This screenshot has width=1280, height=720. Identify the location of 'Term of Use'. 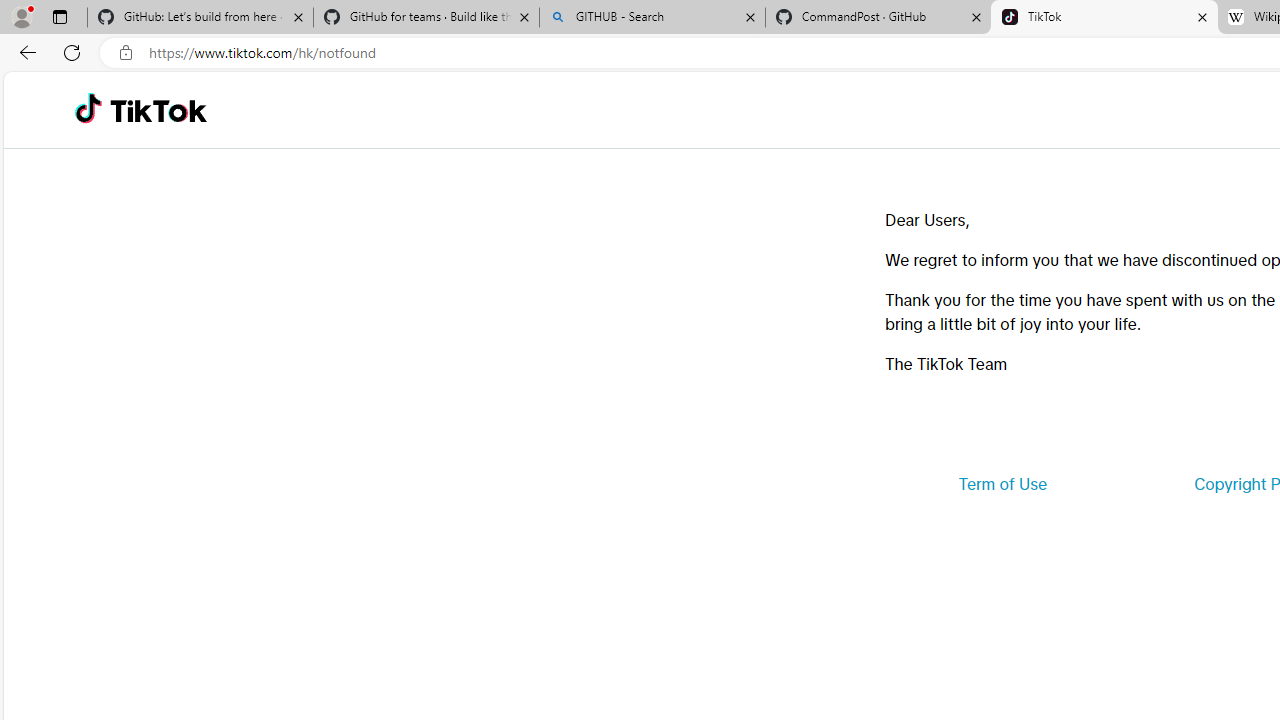
(1002, 484).